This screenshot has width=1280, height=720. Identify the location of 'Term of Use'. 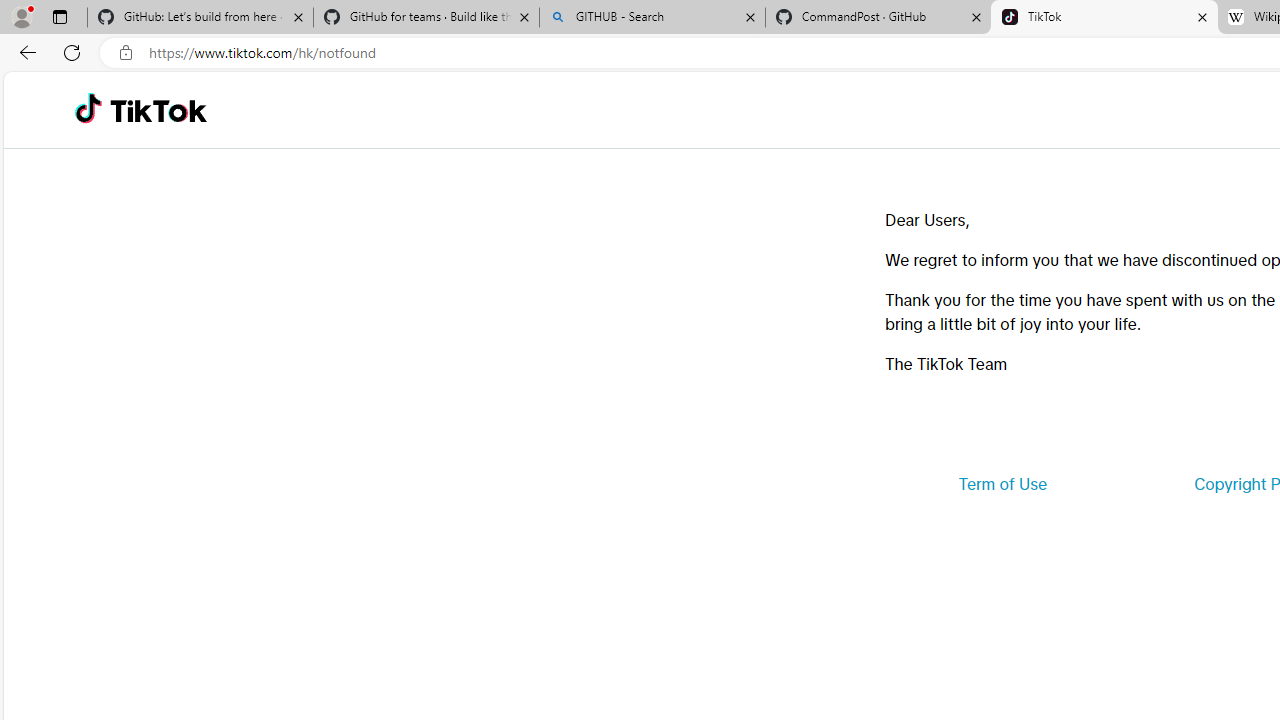
(1002, 484).